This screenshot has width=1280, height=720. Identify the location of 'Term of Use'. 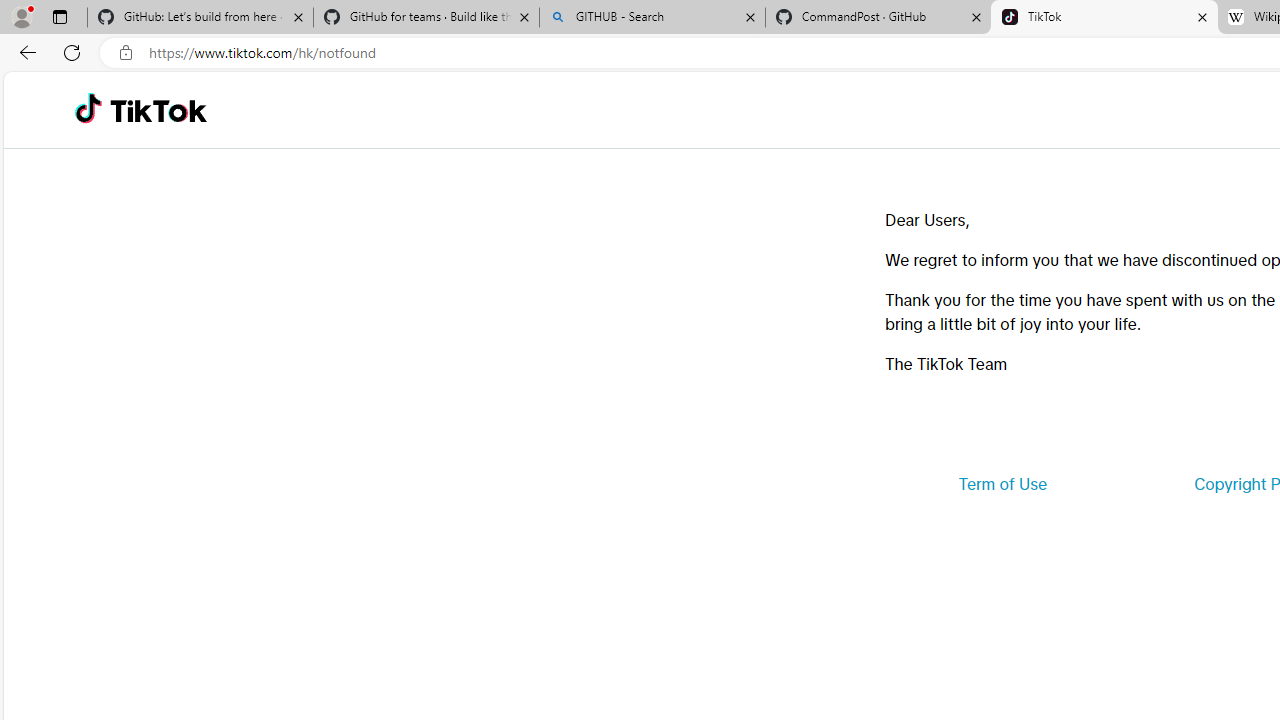
(1002, 484).